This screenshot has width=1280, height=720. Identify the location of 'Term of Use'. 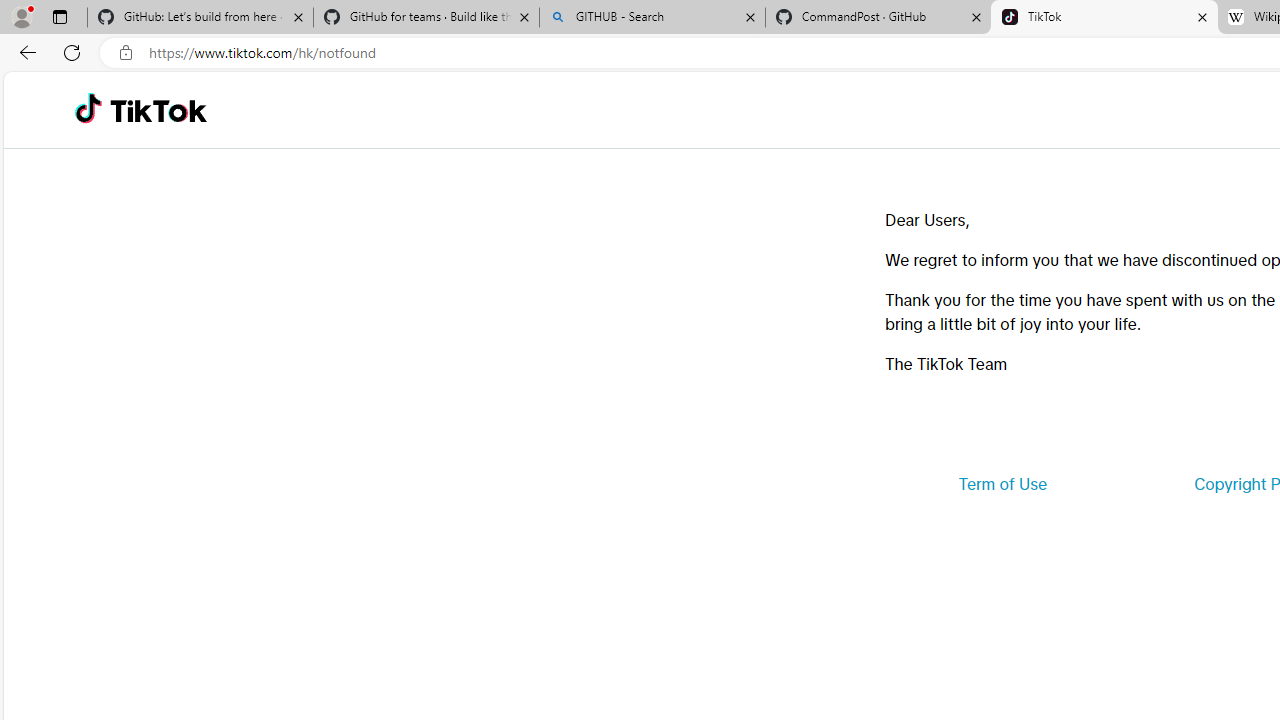
(1002, 484).